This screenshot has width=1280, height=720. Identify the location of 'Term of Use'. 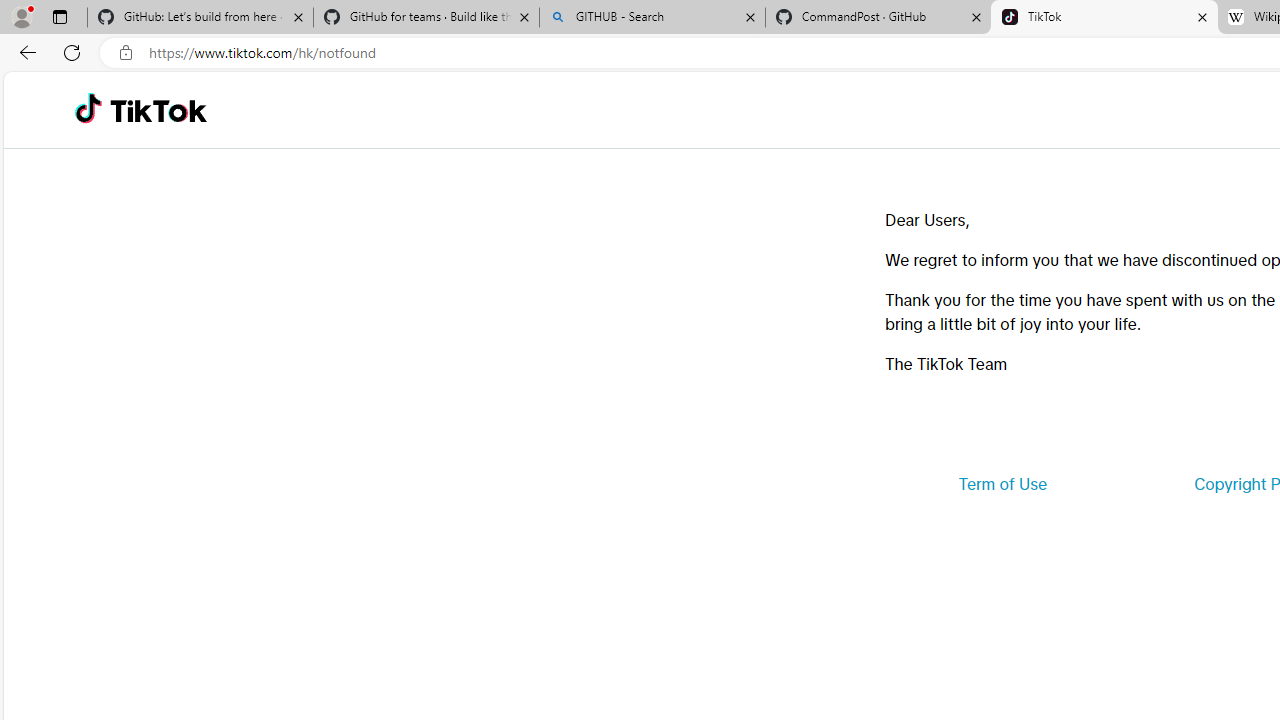
(1002, 484).